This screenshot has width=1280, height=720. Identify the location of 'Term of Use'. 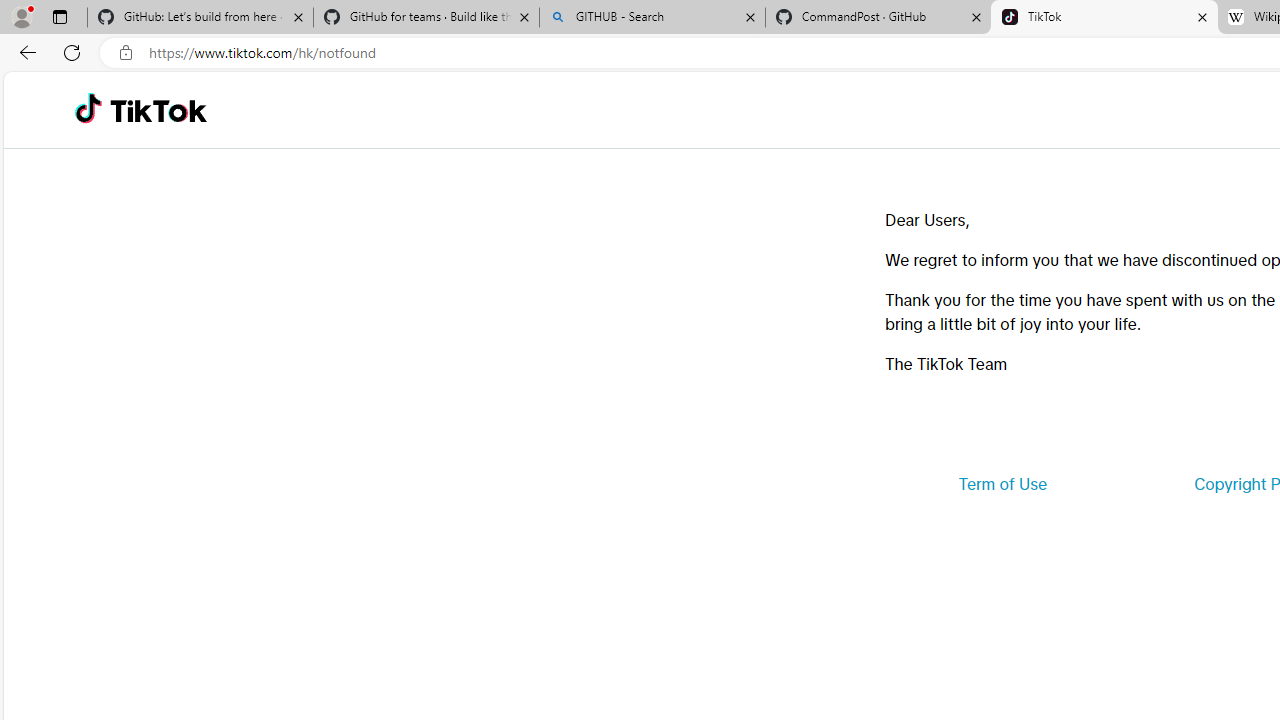
(1002, 484).